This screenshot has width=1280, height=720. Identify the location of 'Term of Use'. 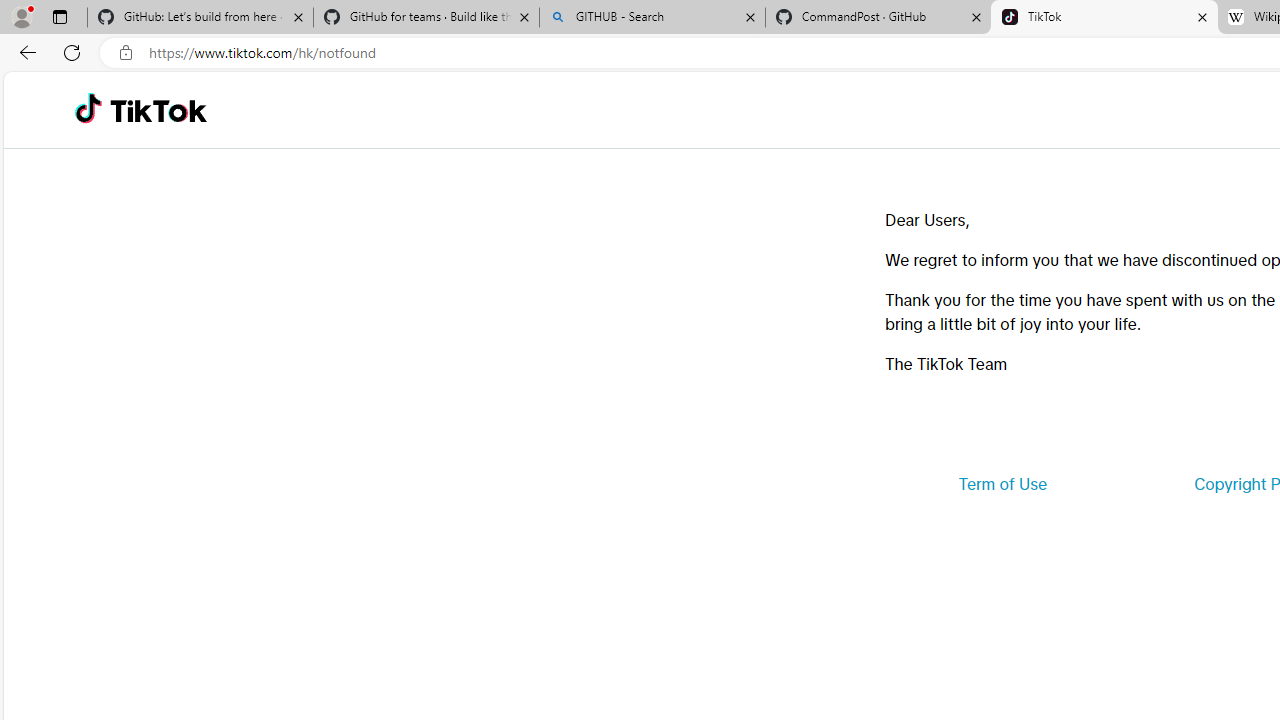
(1002, 484).